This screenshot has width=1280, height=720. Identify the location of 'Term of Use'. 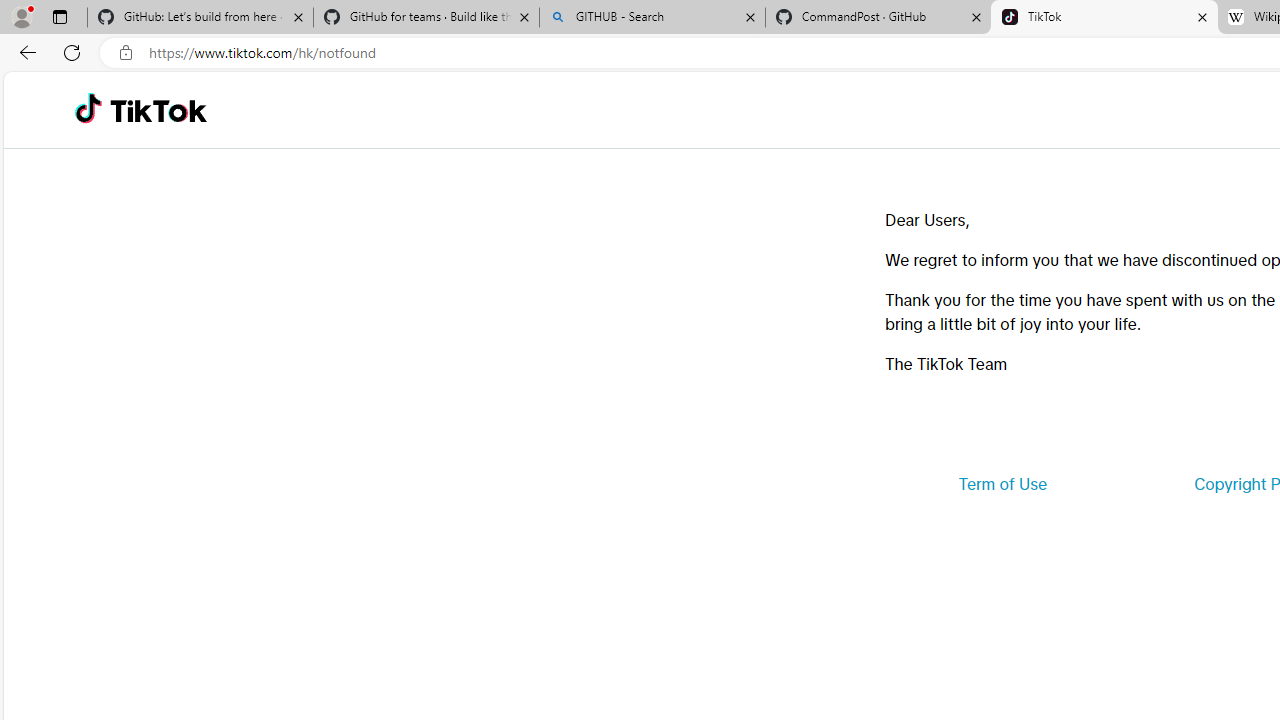
(1002, 484).